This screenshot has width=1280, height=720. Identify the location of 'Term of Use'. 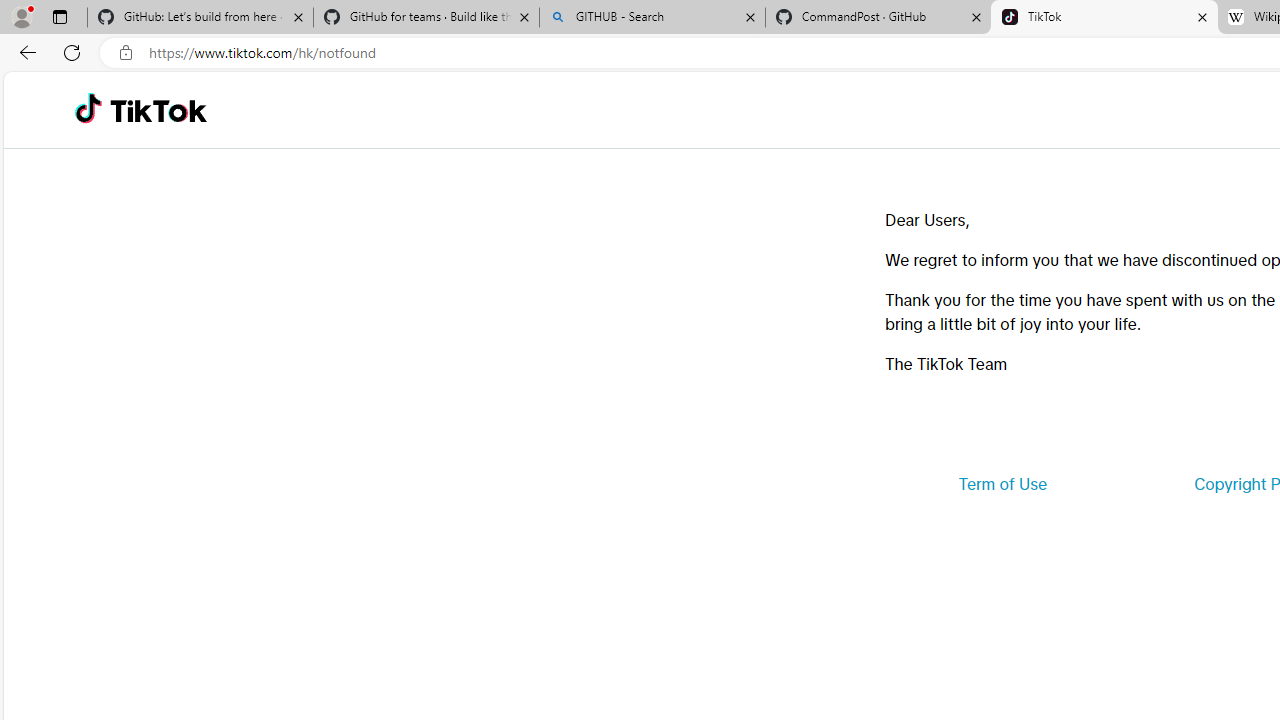
(1002, 484).